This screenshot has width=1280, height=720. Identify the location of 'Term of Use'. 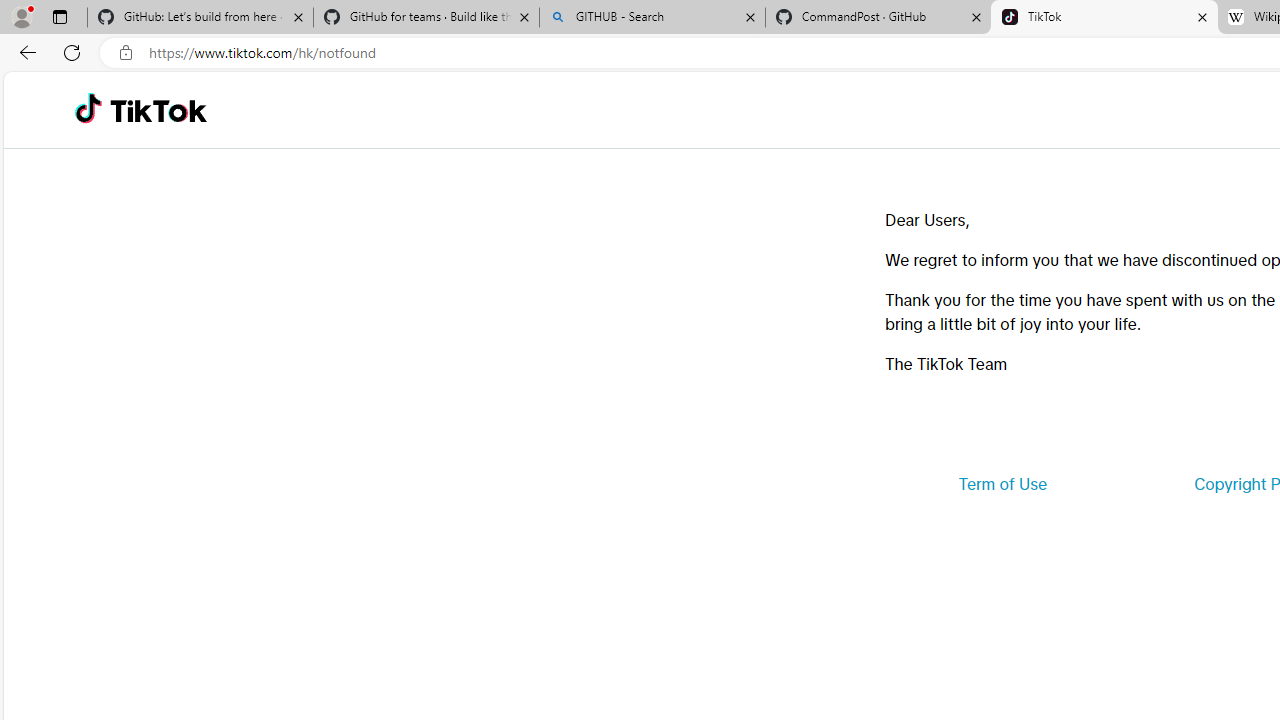
(1002, 484).